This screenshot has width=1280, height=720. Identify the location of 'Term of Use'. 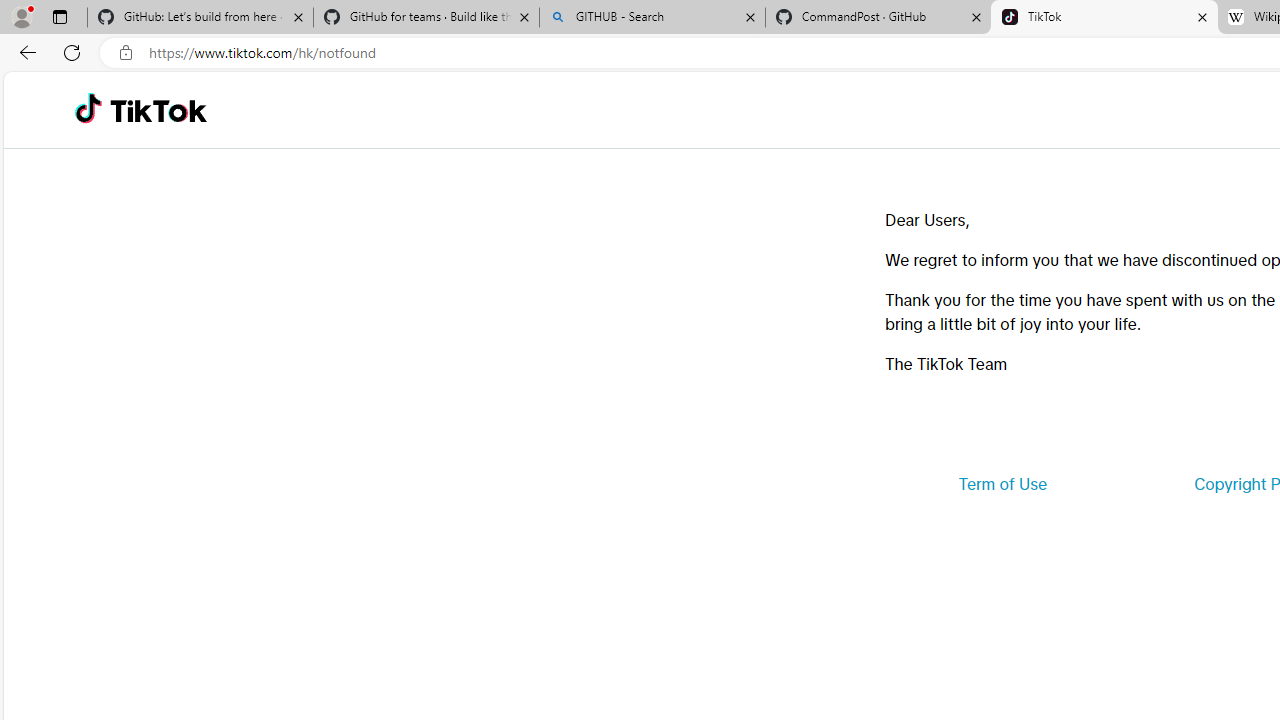
(1002, 484).